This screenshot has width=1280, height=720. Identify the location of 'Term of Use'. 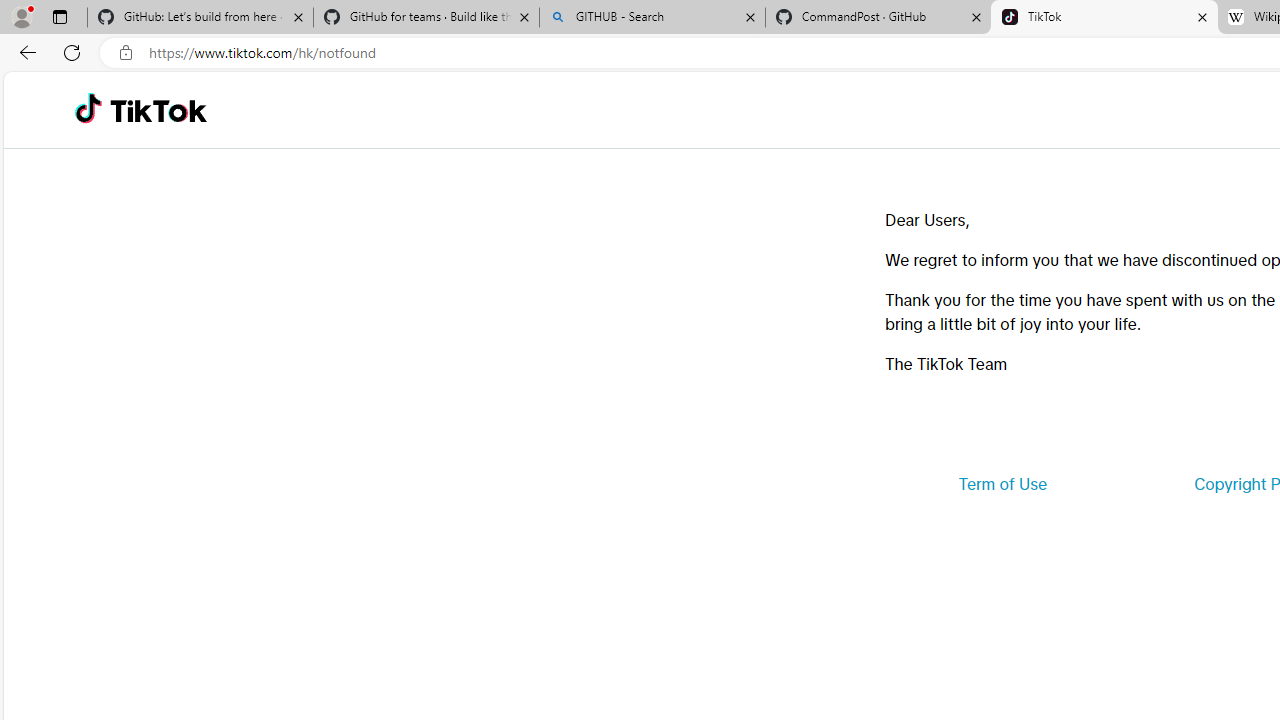
(1002, 484).